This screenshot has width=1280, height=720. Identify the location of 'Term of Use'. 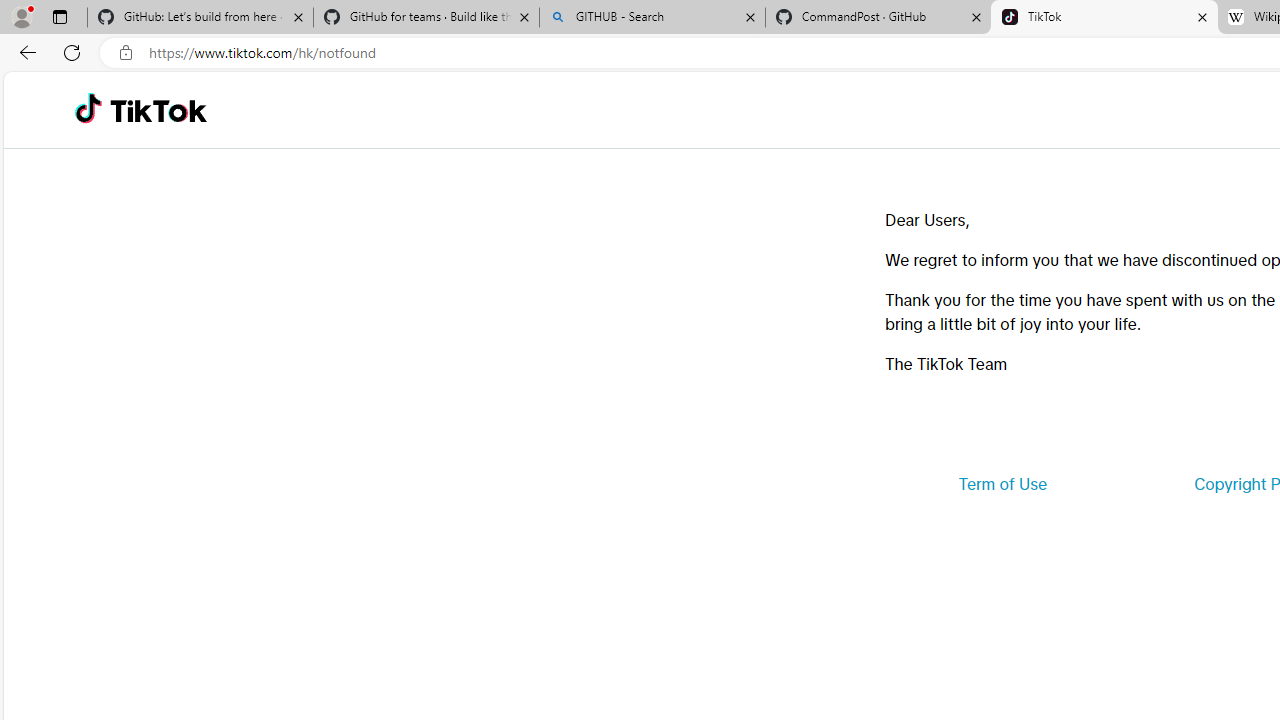
(1002, 484).